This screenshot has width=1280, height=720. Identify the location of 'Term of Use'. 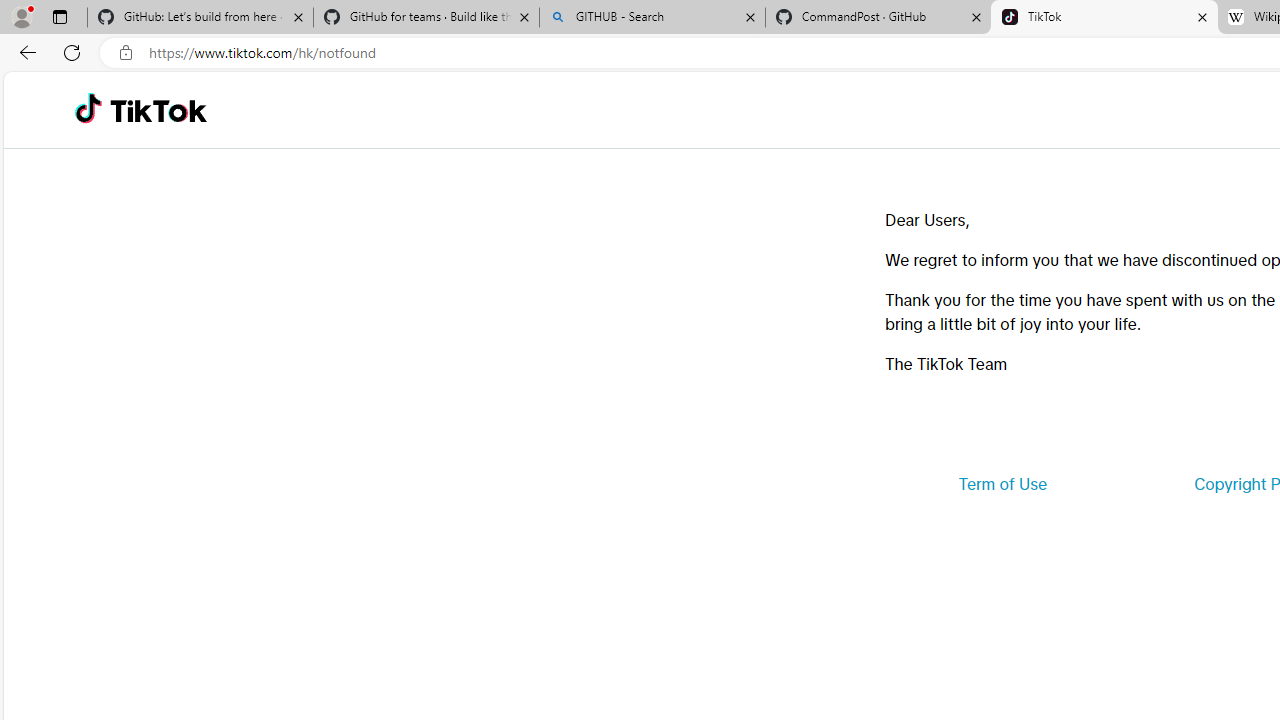
(1002, 484).